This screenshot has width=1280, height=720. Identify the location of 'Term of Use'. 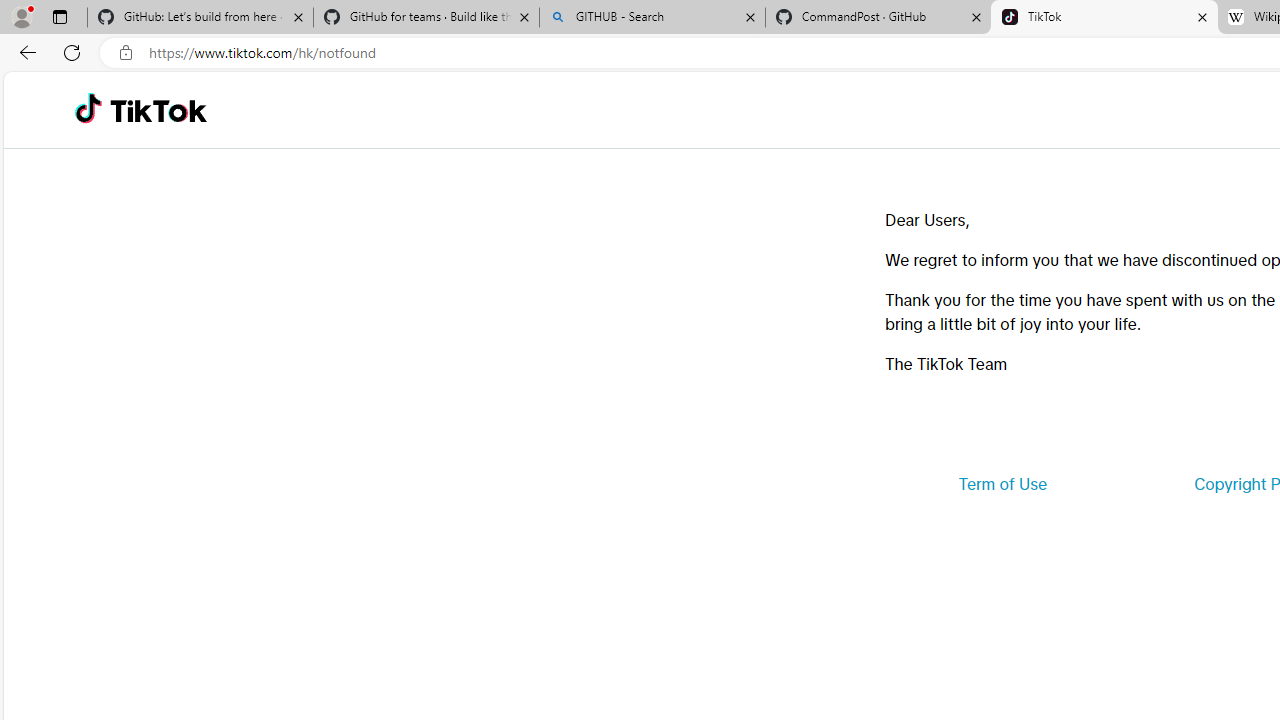
(1002, 484).